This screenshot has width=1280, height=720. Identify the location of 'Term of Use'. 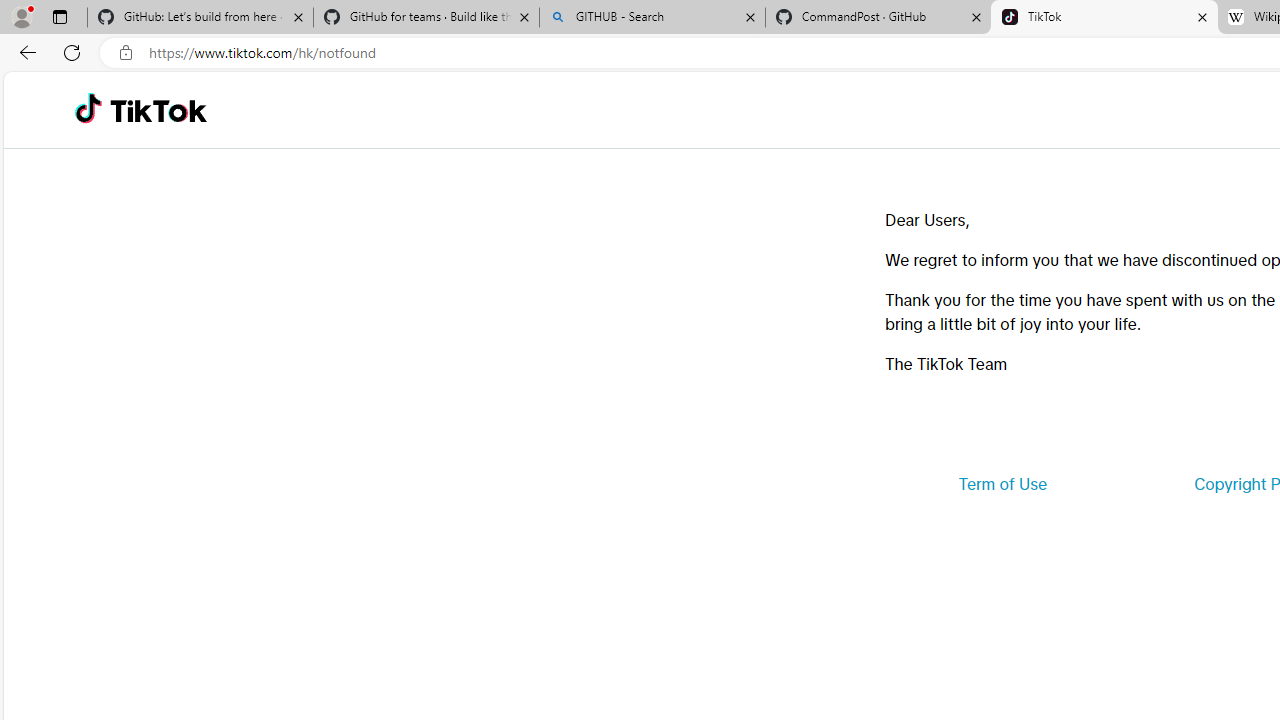
(1002, 484).